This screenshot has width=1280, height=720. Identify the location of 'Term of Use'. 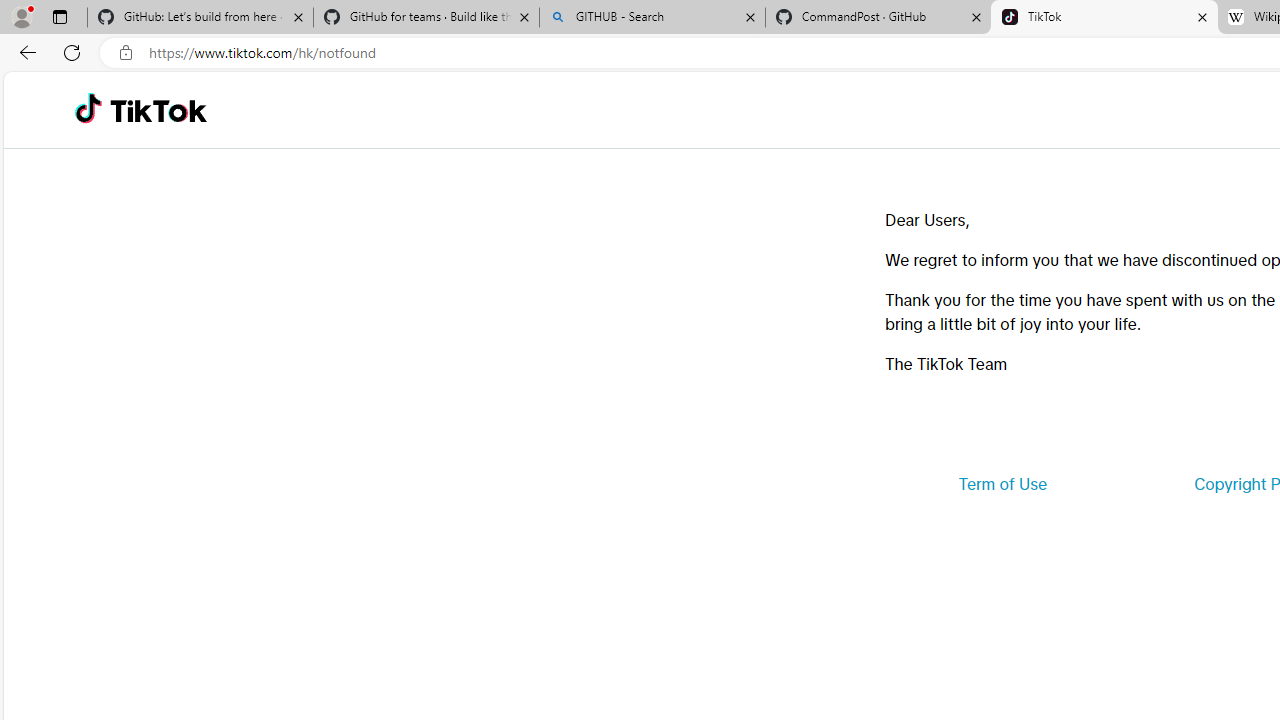
(1002, 484).